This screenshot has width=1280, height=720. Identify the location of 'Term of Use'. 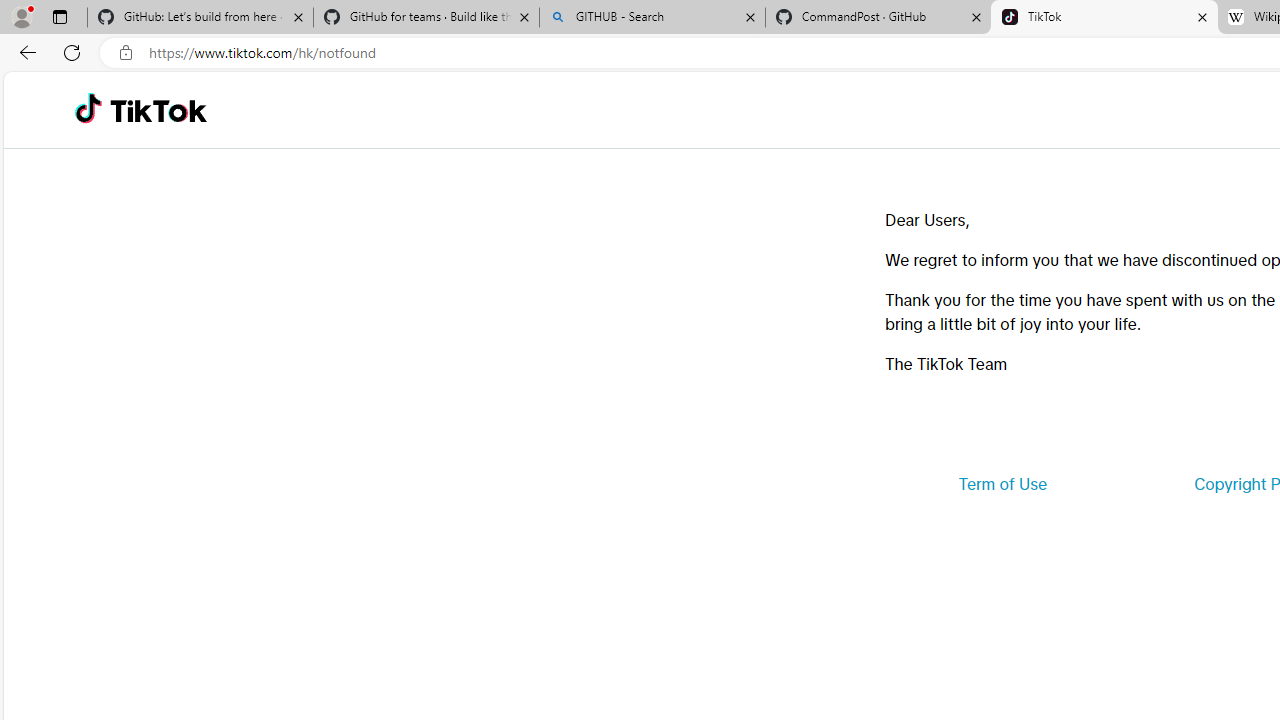
(1002, 484).